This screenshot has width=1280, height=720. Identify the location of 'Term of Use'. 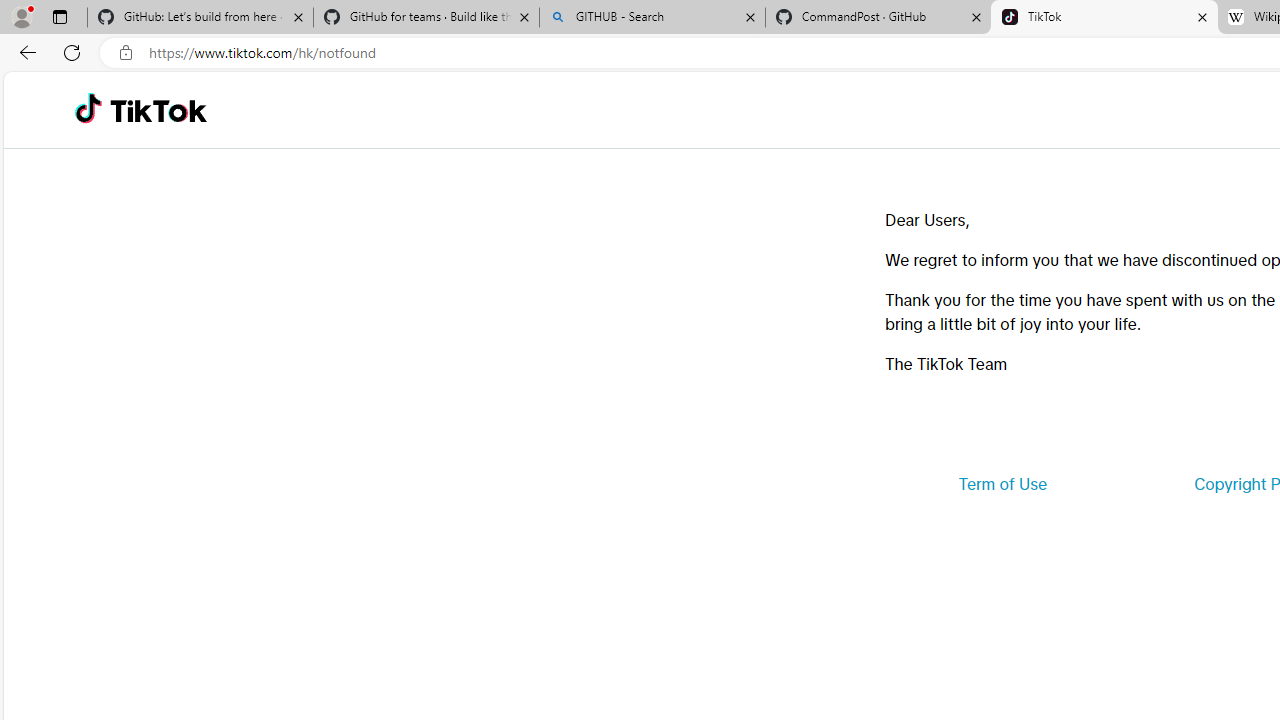
(1002, 484).